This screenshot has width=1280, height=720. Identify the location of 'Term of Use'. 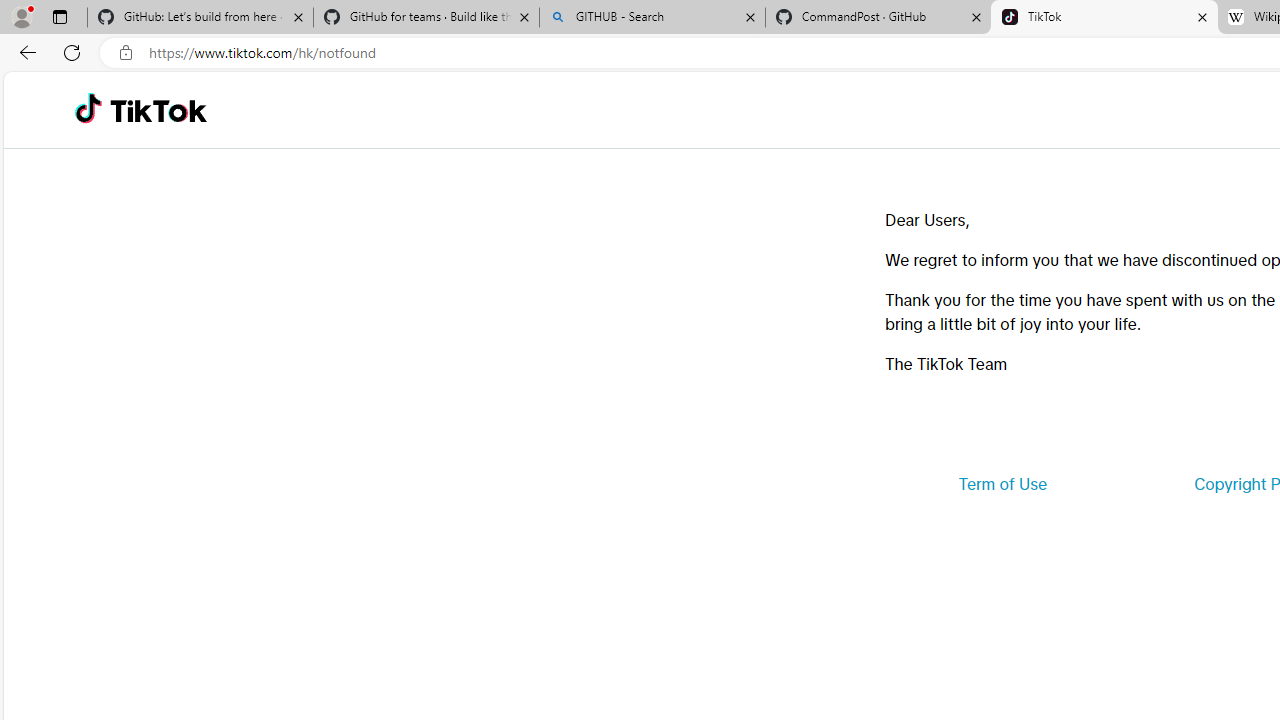
(1002, 484).